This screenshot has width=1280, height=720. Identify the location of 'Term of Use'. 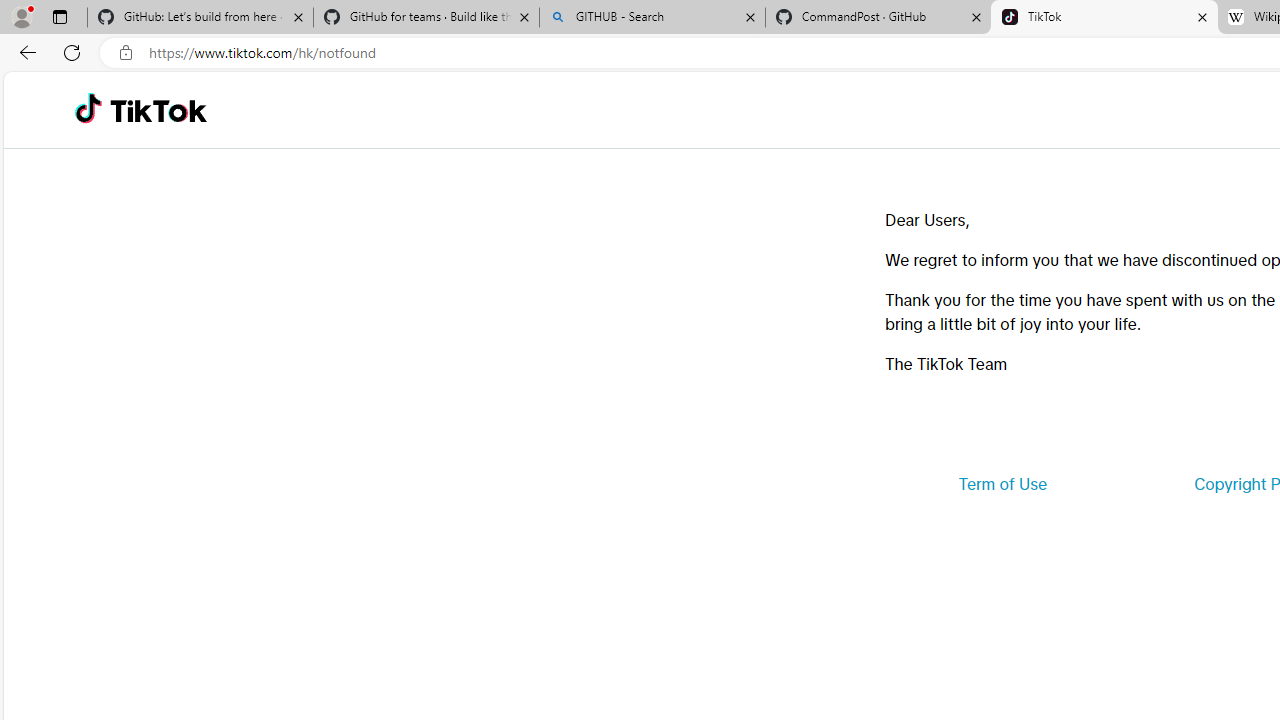
(1002, 484).